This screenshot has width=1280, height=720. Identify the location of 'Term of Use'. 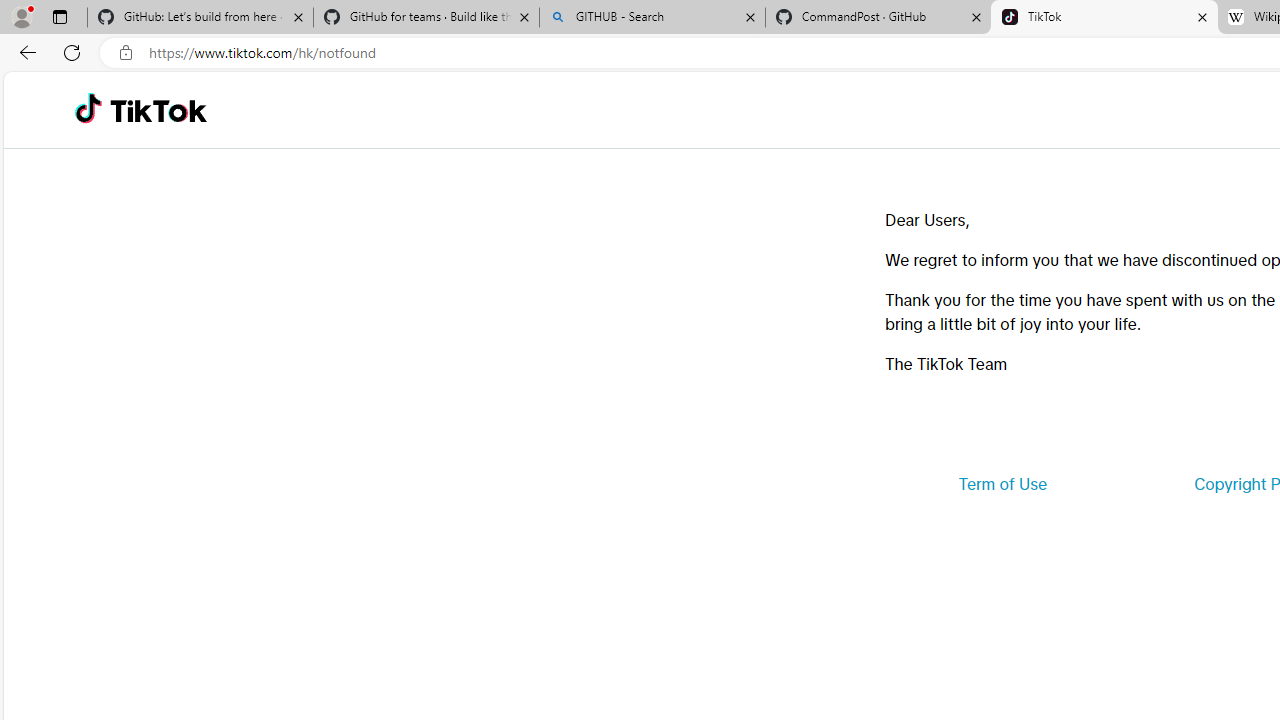
(1002, 484).